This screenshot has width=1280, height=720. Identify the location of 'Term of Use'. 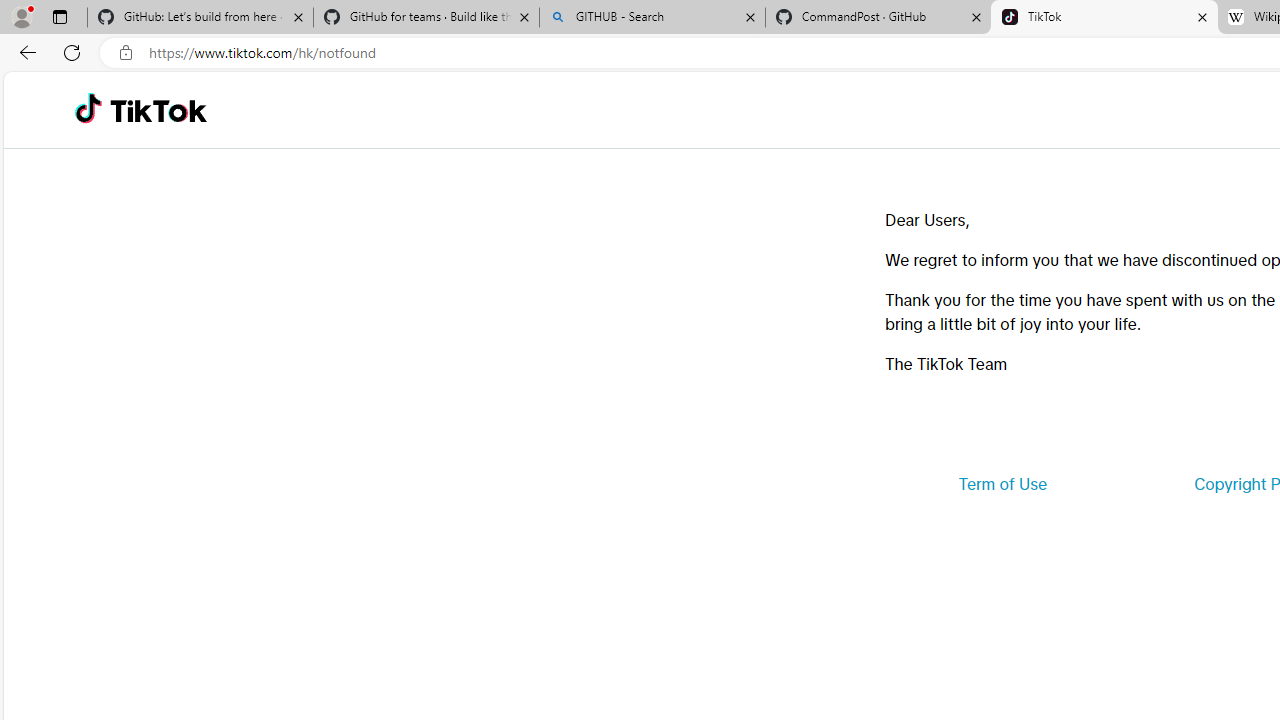
(1002, 484).